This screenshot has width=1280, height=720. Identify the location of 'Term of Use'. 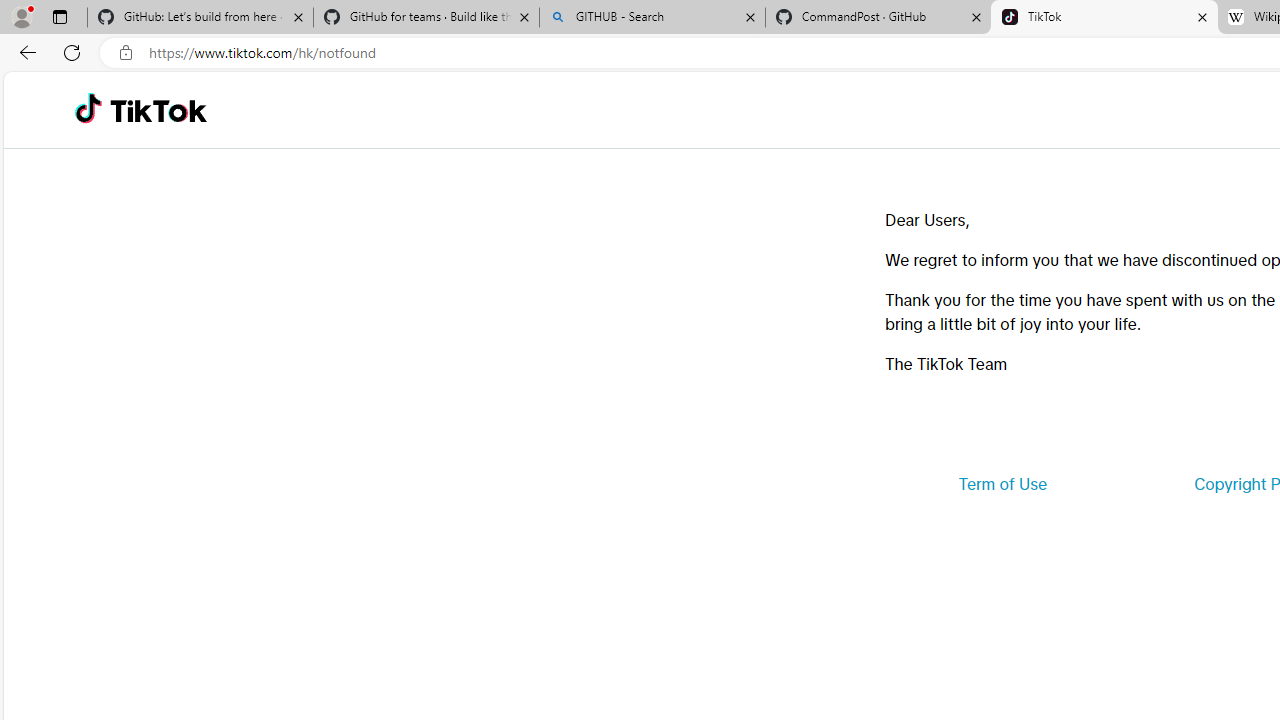
(1002, 484).